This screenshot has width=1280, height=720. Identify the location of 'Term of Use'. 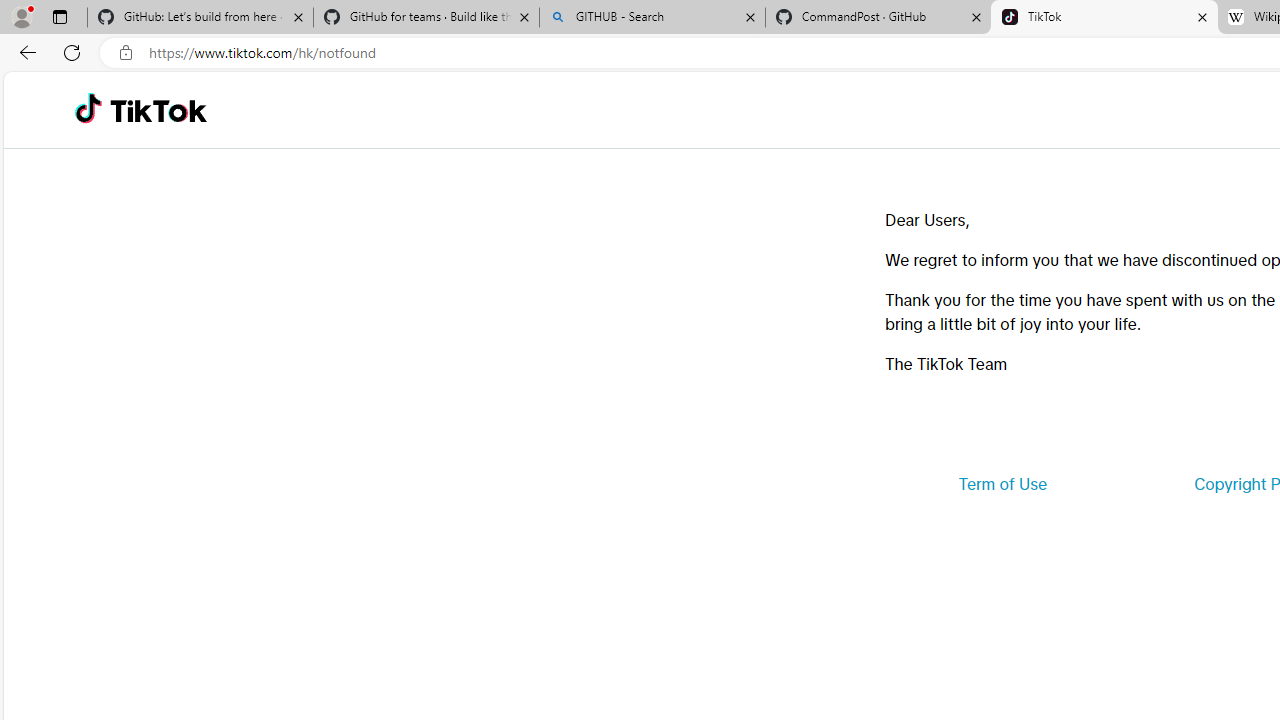
(1002, 484).